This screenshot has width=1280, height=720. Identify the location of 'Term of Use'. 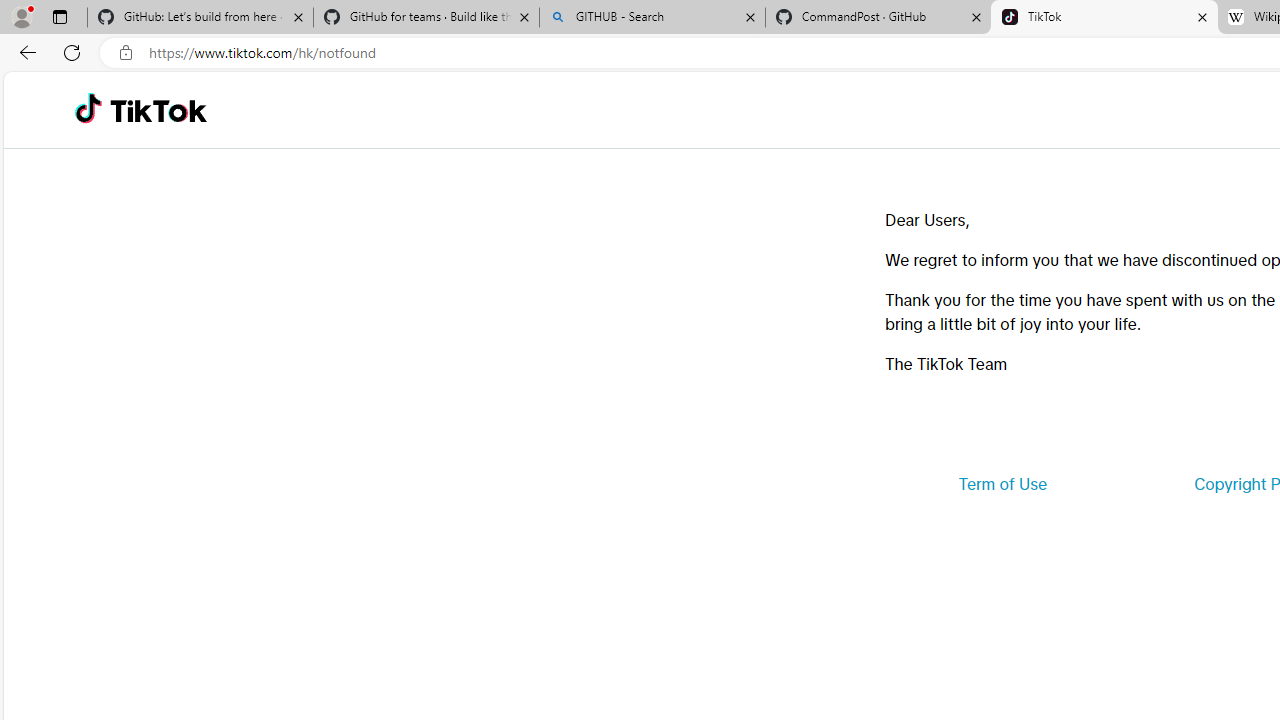
(1002, 484).